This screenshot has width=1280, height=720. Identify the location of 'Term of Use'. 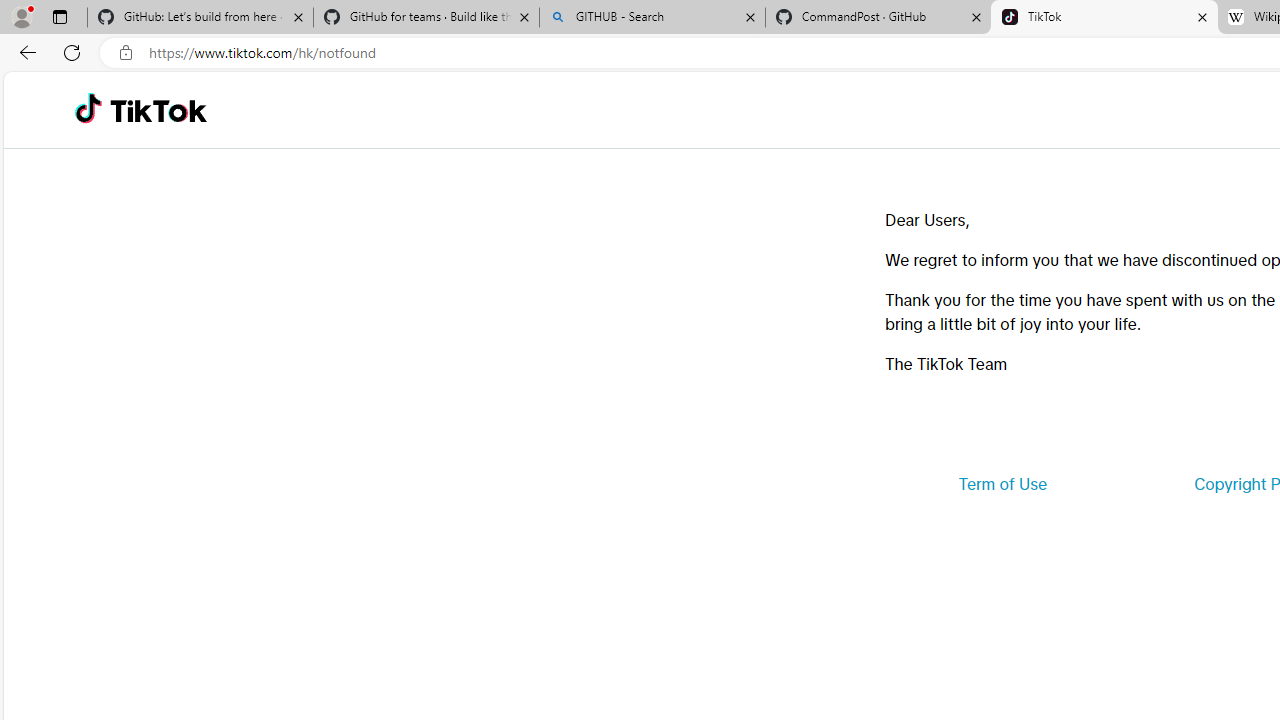
(1002, 484).